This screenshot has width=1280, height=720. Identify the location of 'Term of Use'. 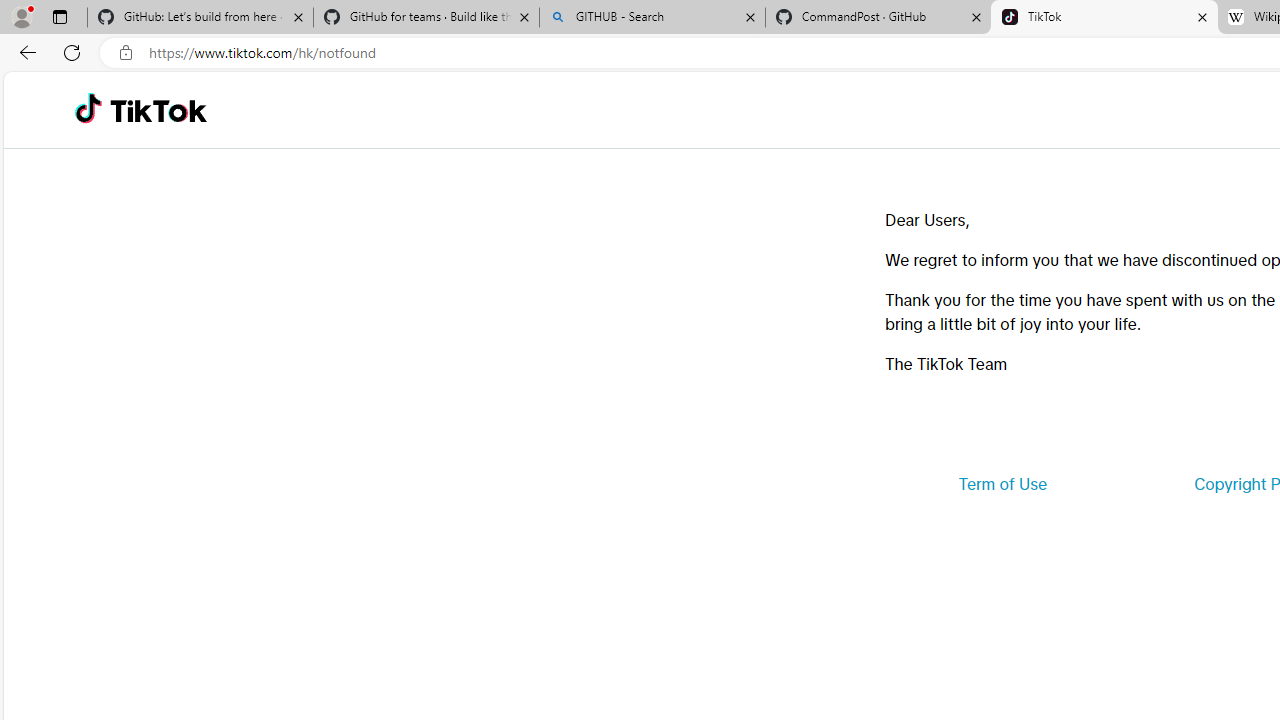
(1002, 484).